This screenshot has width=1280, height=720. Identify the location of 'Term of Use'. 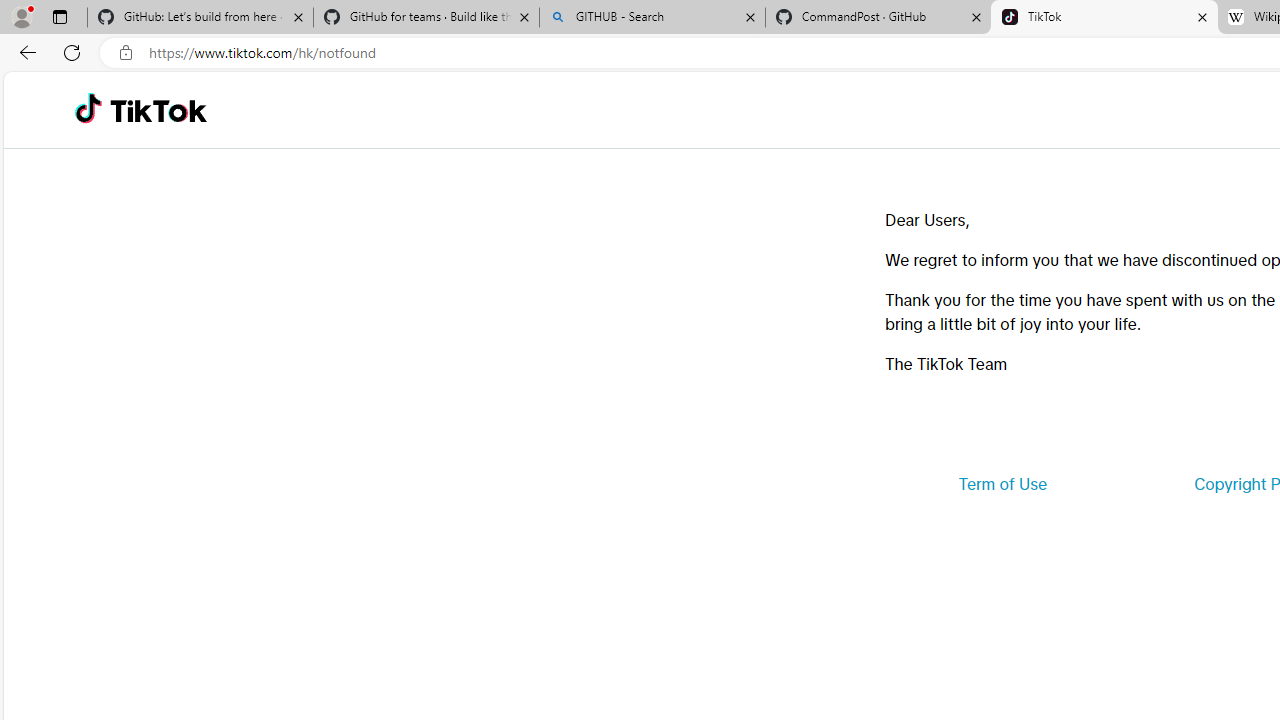
(1002, 484).